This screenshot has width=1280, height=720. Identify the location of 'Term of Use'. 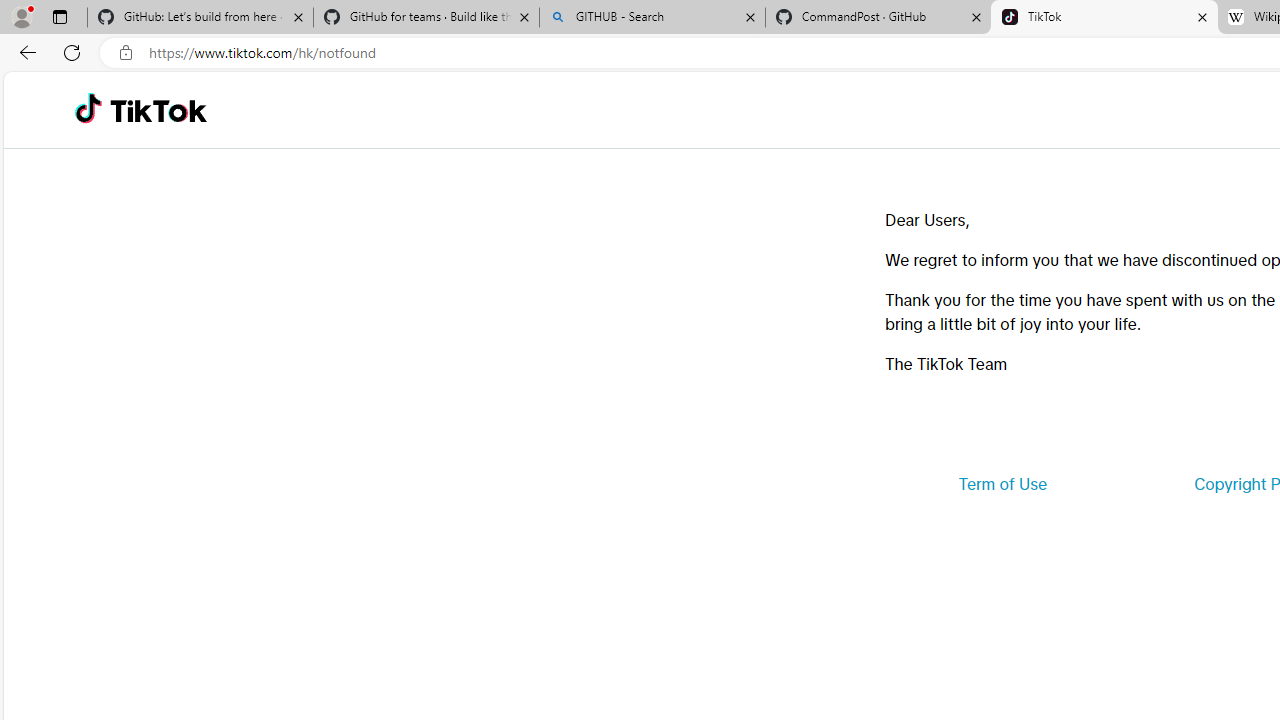
(1002, 484).